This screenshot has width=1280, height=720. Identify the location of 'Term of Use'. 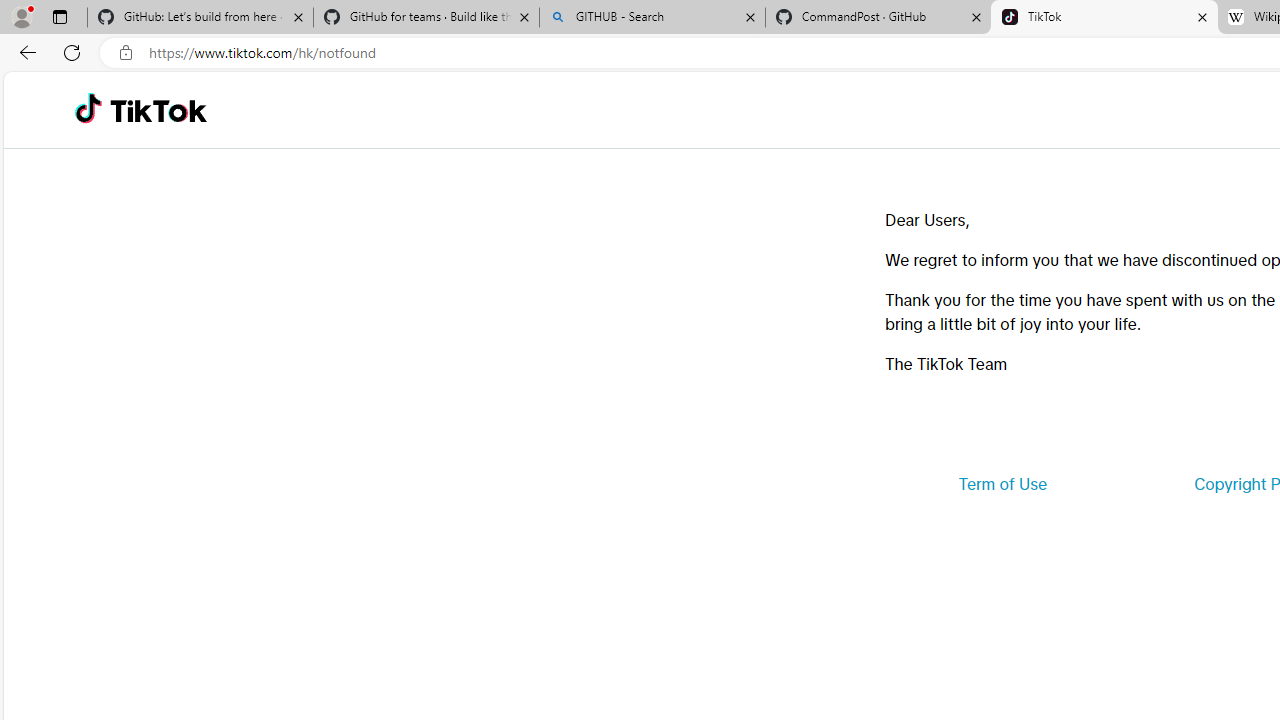
(1002, 484).